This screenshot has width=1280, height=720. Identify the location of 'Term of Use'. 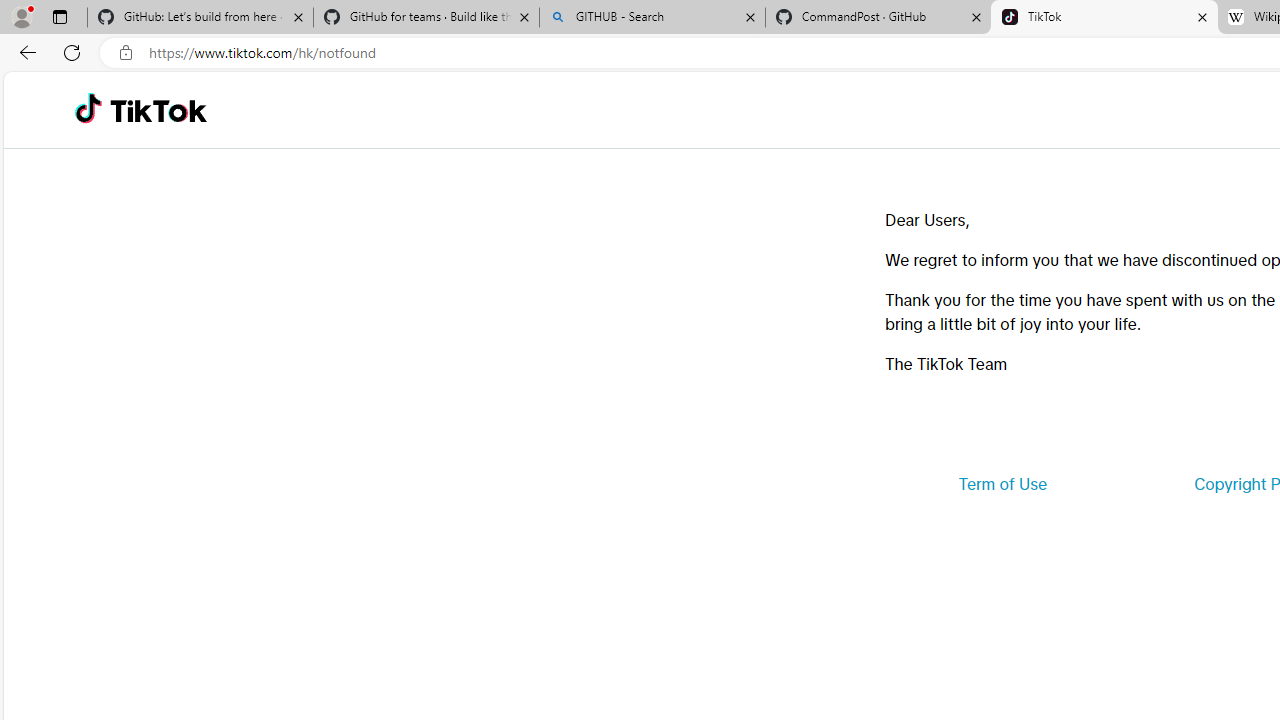
(1002, 484).